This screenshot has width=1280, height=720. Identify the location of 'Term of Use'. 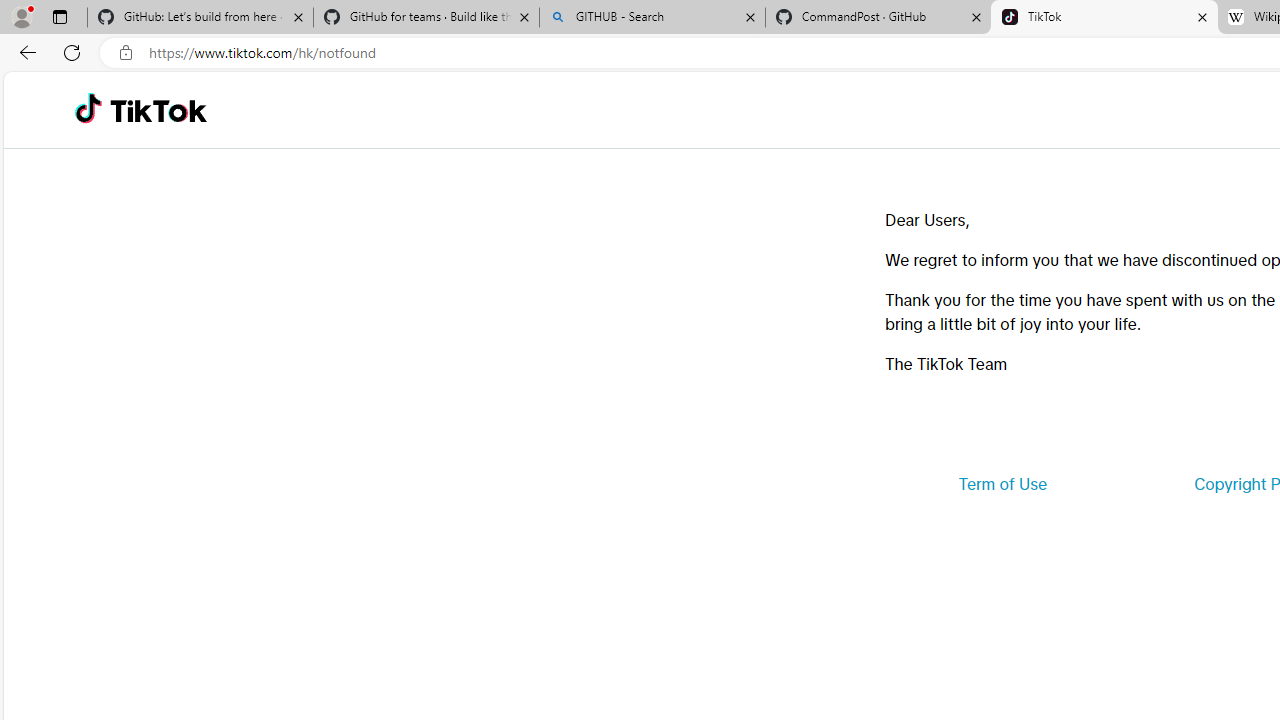
(1002, 484).